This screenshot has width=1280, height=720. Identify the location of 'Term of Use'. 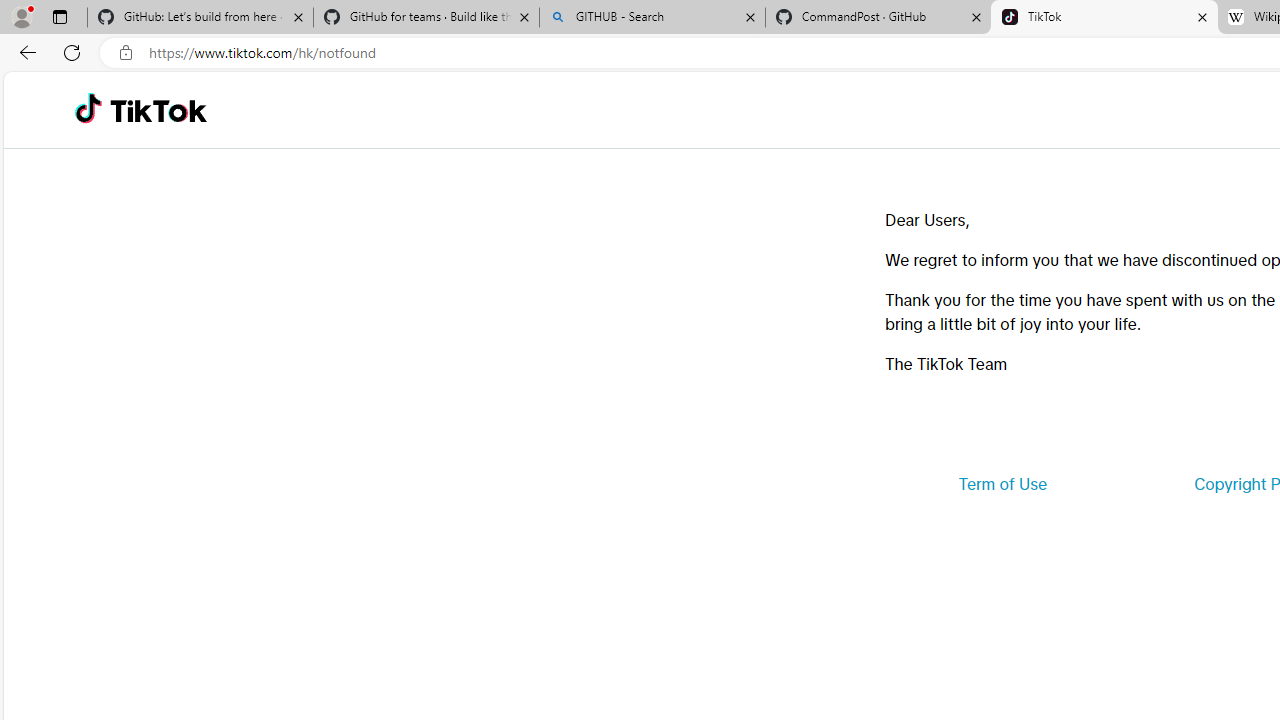
(1002, 484).